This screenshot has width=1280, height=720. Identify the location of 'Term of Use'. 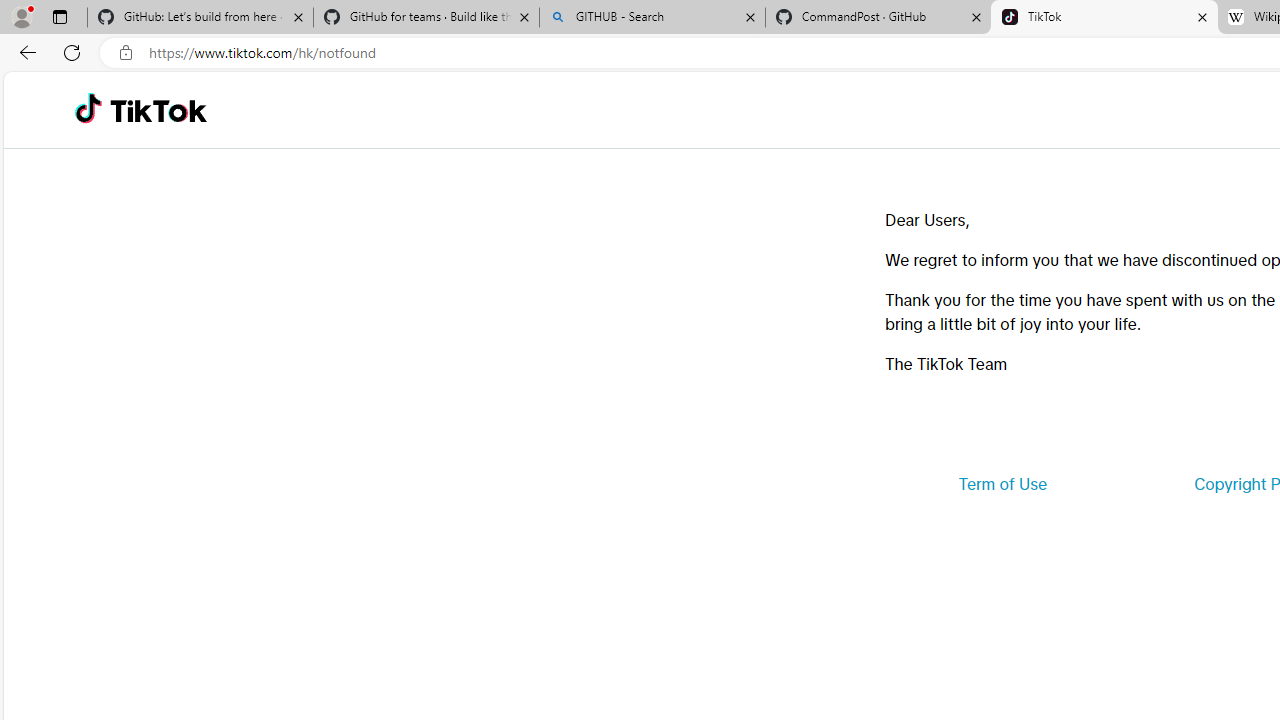
(1002, 484).